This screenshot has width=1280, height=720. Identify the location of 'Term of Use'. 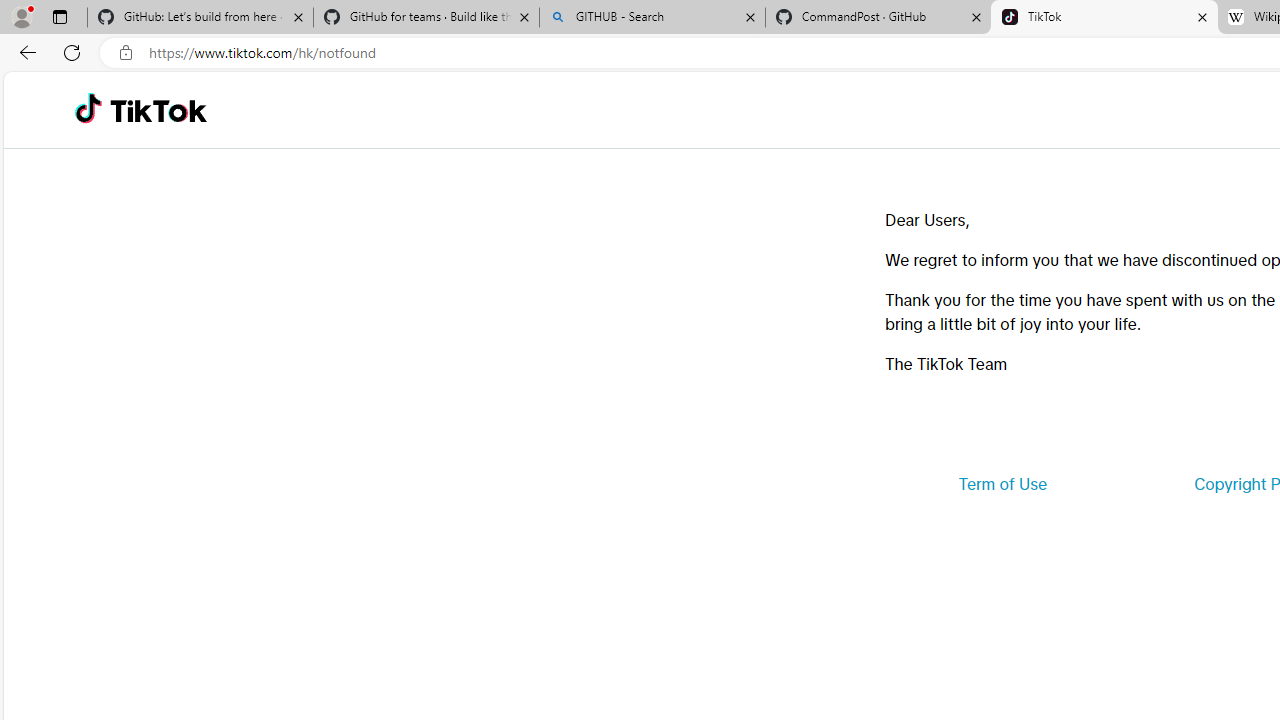
(1002, 484).